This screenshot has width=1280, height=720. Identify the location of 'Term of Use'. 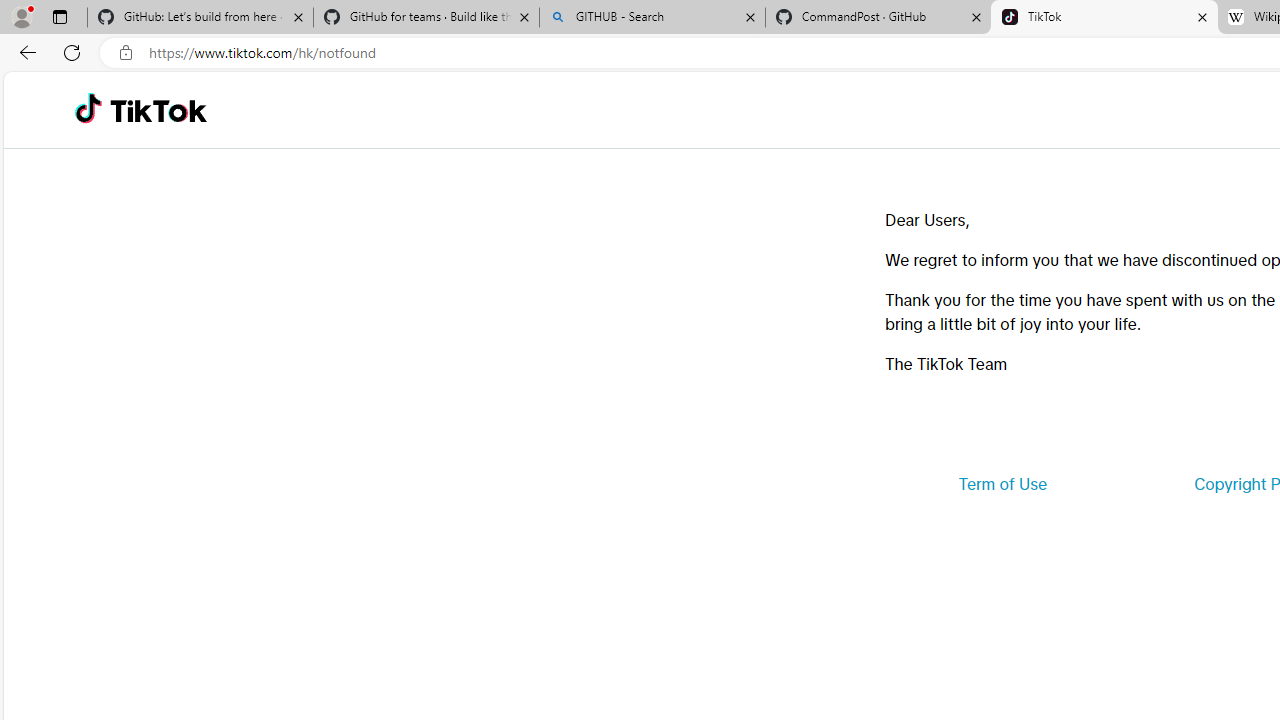
(1002, 484).